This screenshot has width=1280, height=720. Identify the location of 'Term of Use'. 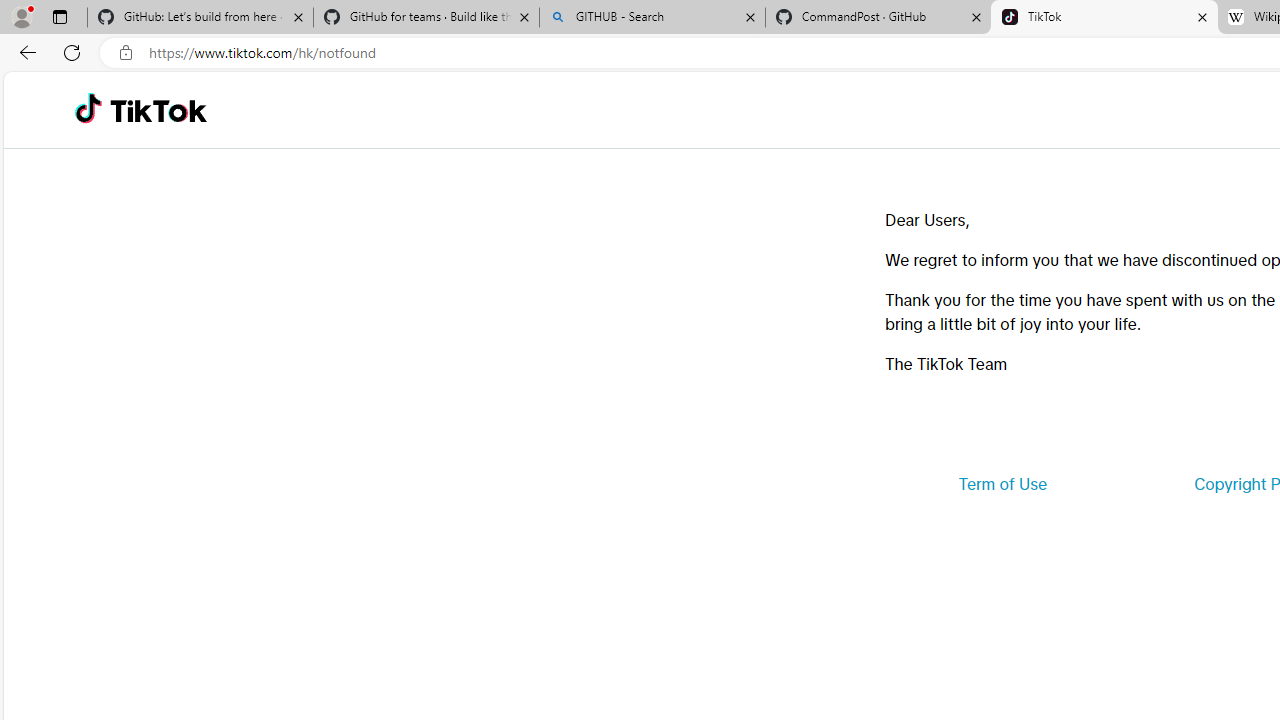
(1002, 484).